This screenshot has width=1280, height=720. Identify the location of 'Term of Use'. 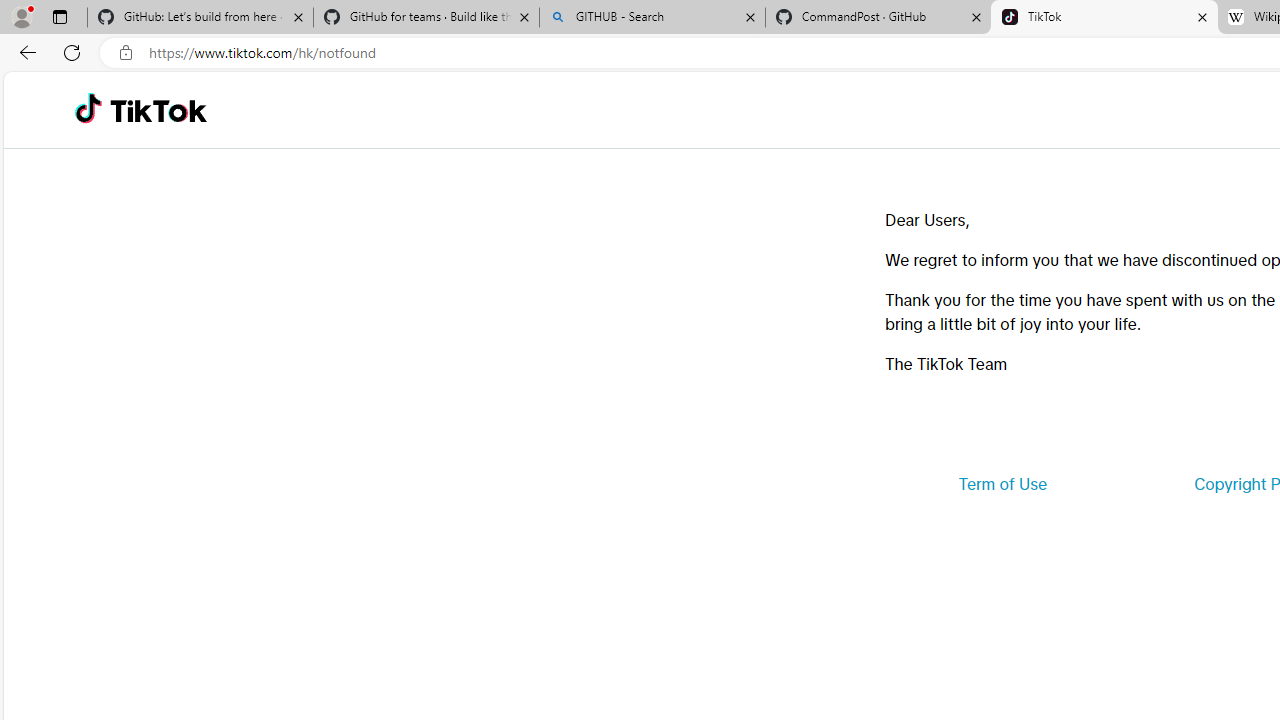
(1002, 484).